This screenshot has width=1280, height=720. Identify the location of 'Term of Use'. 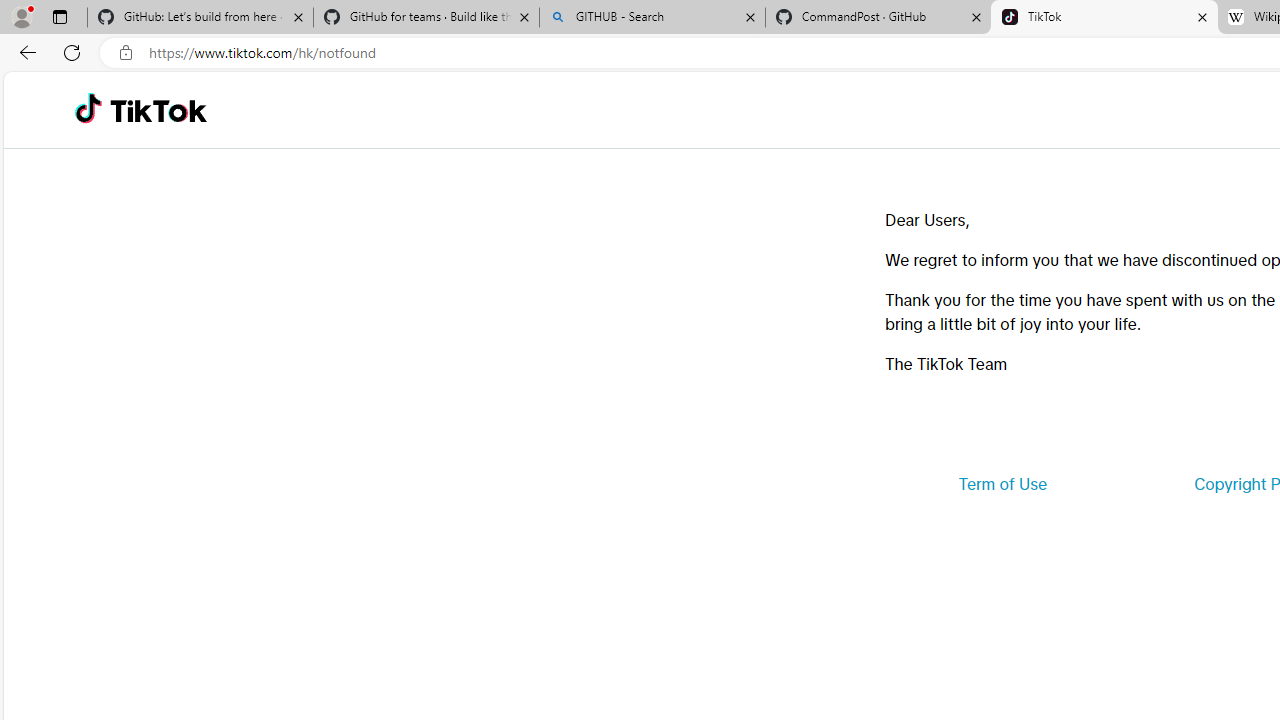
(1002, 484).